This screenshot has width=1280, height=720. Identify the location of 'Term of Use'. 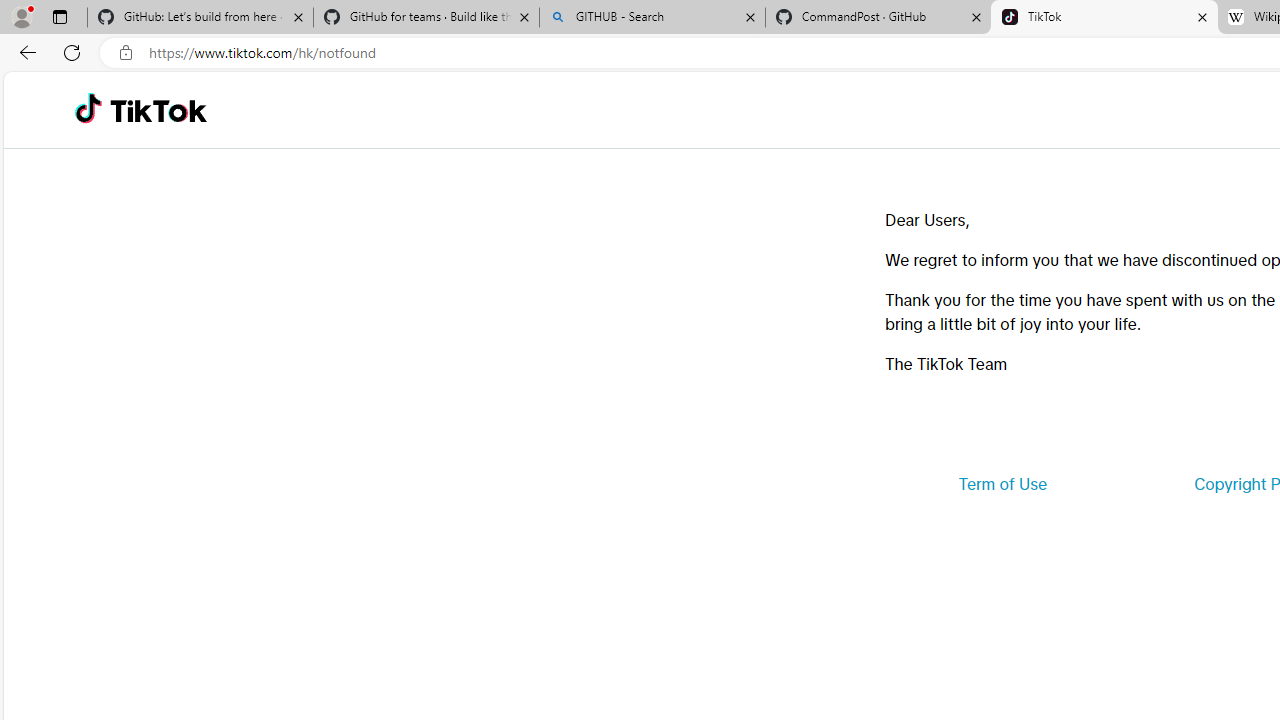
(1002, 484).